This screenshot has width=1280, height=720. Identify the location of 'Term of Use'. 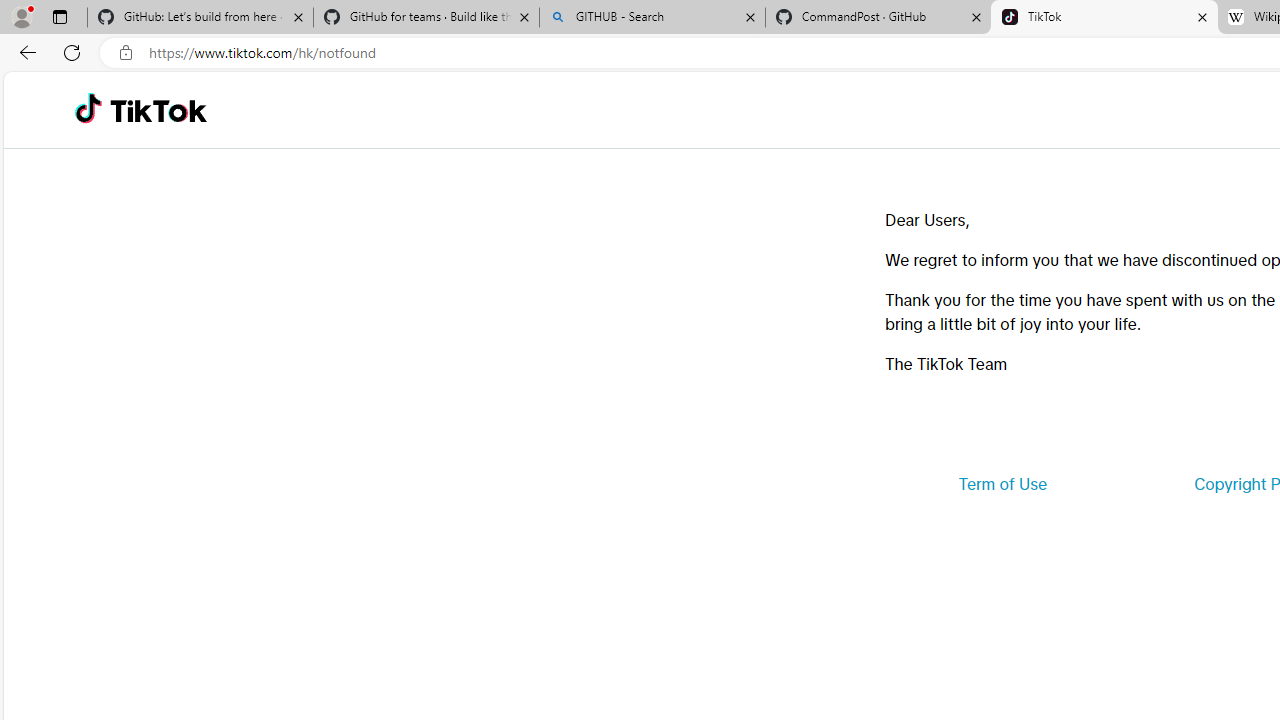
(1002, 484).